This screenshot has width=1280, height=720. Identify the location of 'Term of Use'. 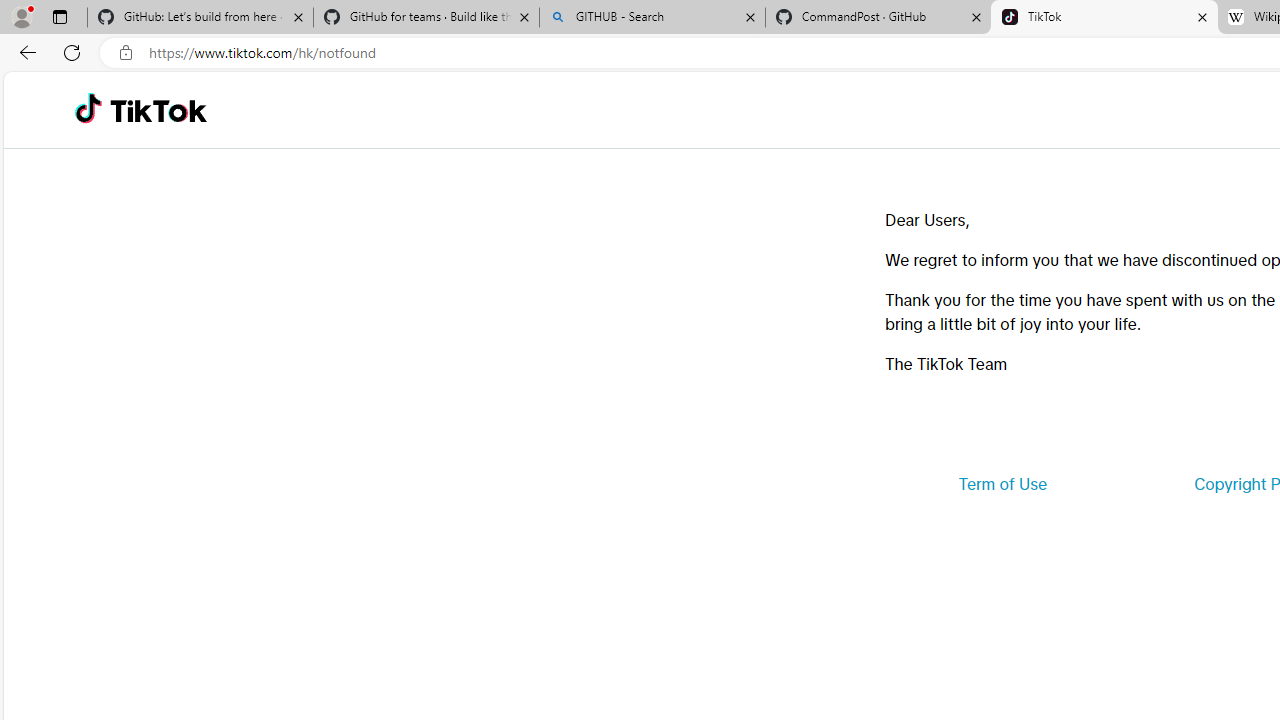
(1002, 484).